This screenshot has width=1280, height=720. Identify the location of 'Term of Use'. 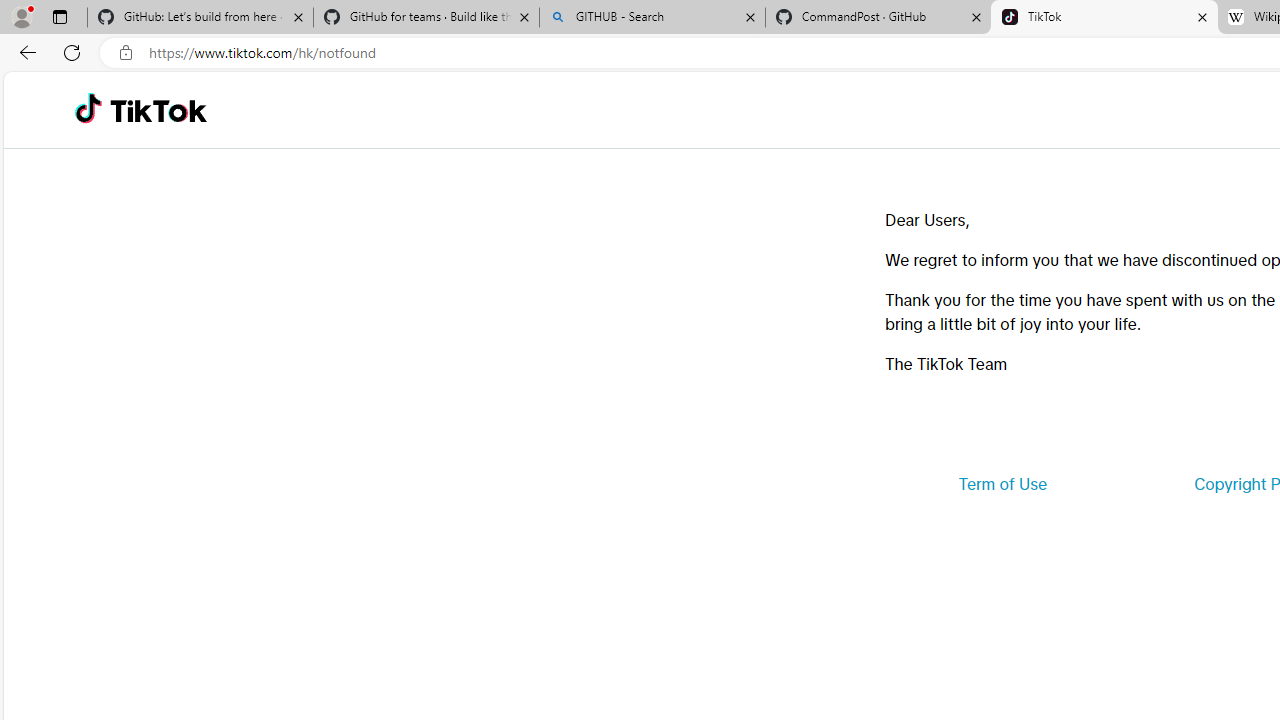
(1002, 484).